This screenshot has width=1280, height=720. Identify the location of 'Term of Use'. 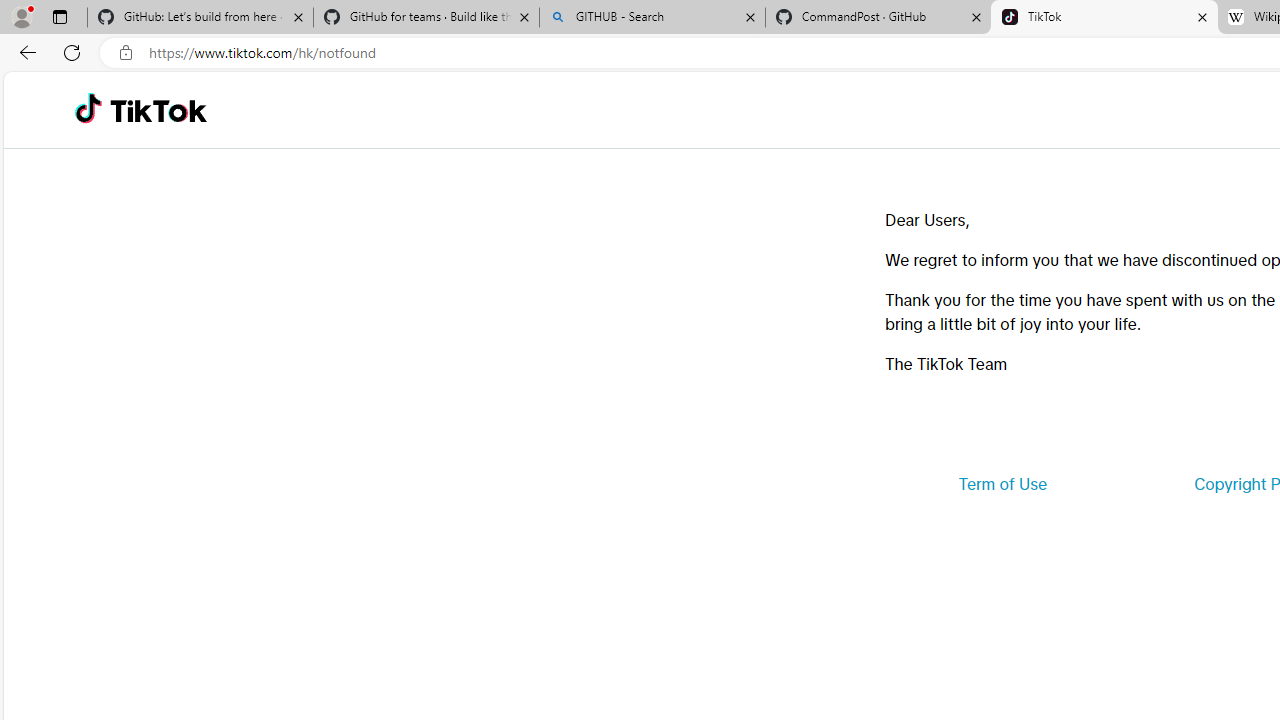
(1002, 484).